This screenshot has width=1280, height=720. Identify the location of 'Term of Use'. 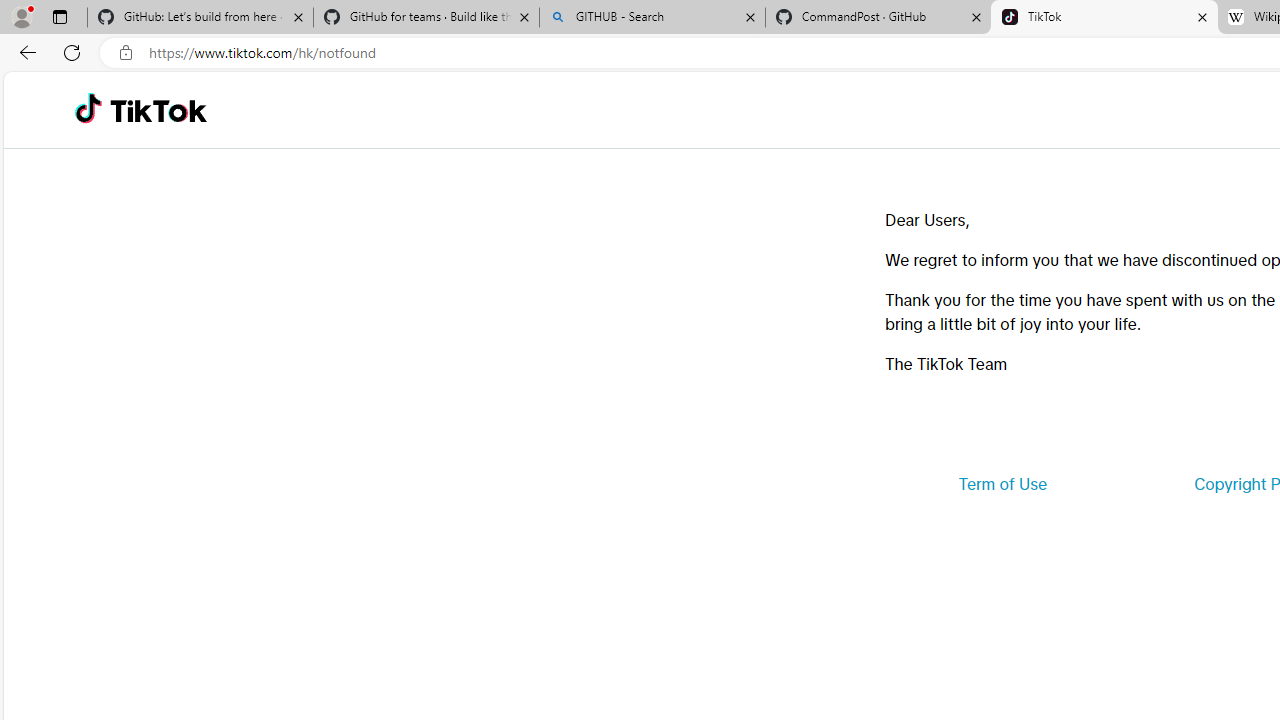
(1002, 484).